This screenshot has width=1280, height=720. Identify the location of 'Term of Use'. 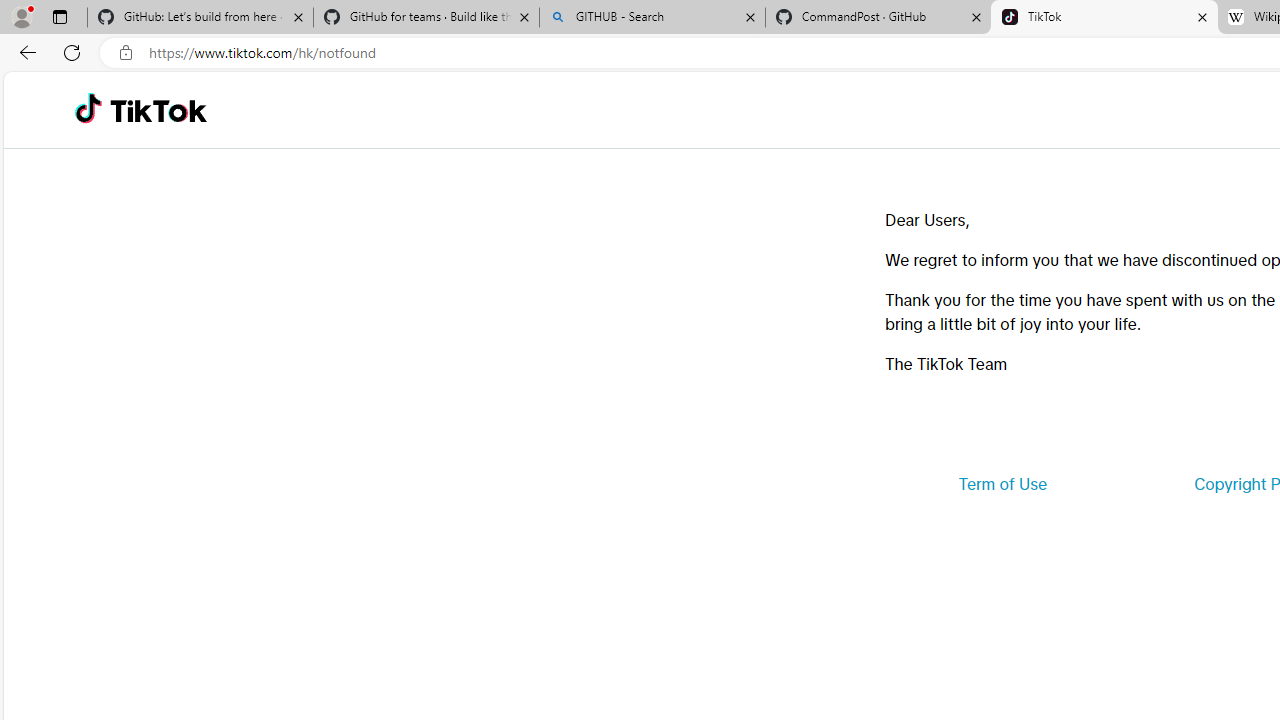
(1002, 484).